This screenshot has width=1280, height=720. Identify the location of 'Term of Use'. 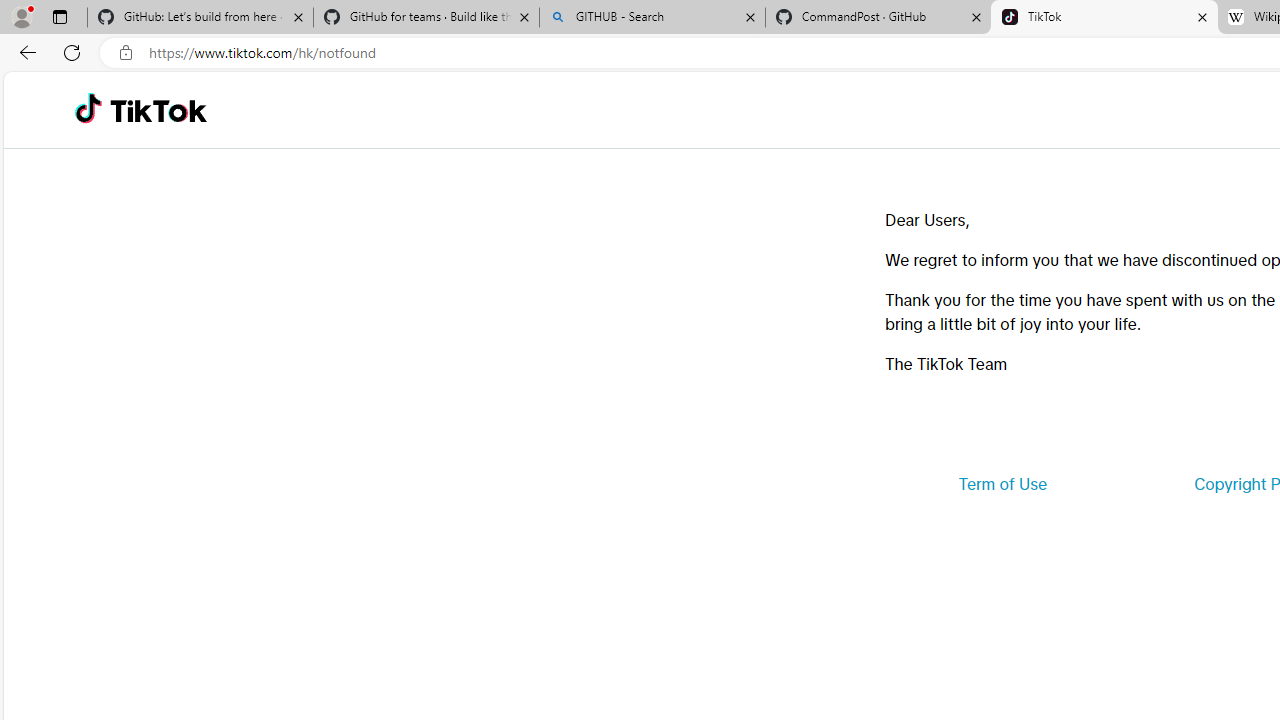
(1002, 484).